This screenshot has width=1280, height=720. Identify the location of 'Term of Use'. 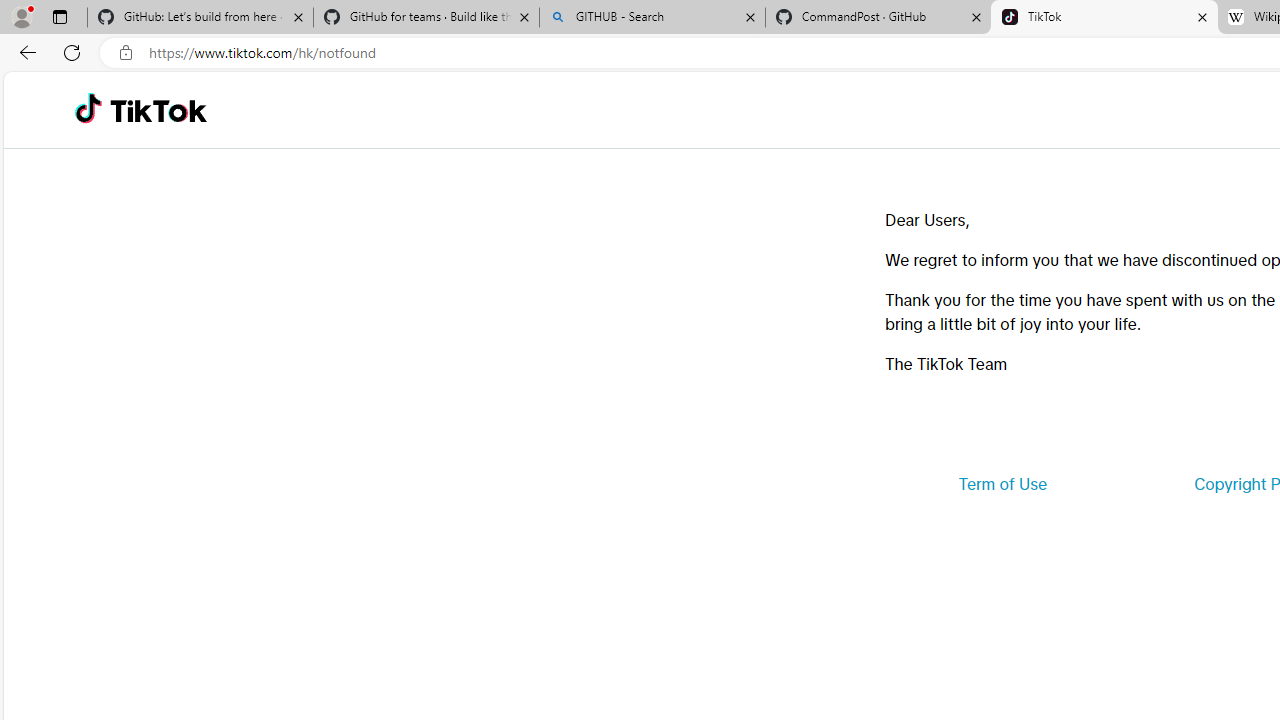
(1002, 484).